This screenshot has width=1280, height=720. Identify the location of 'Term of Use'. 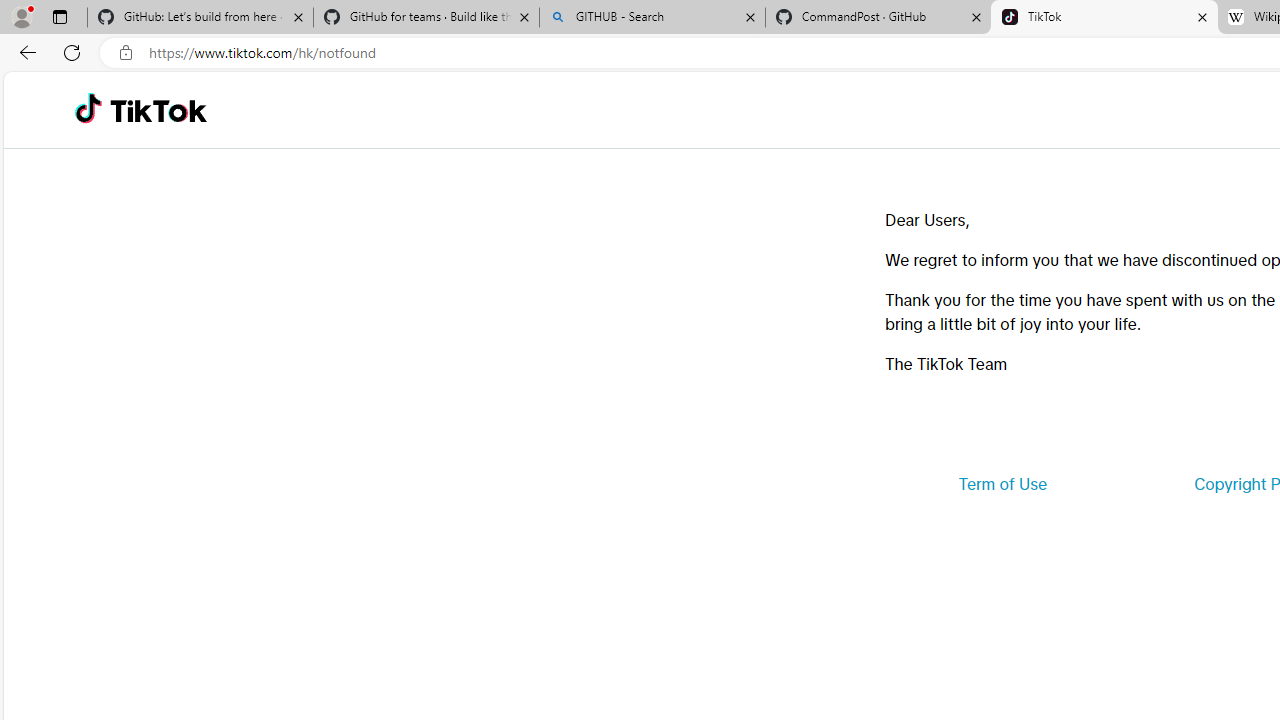
(1002, 484).